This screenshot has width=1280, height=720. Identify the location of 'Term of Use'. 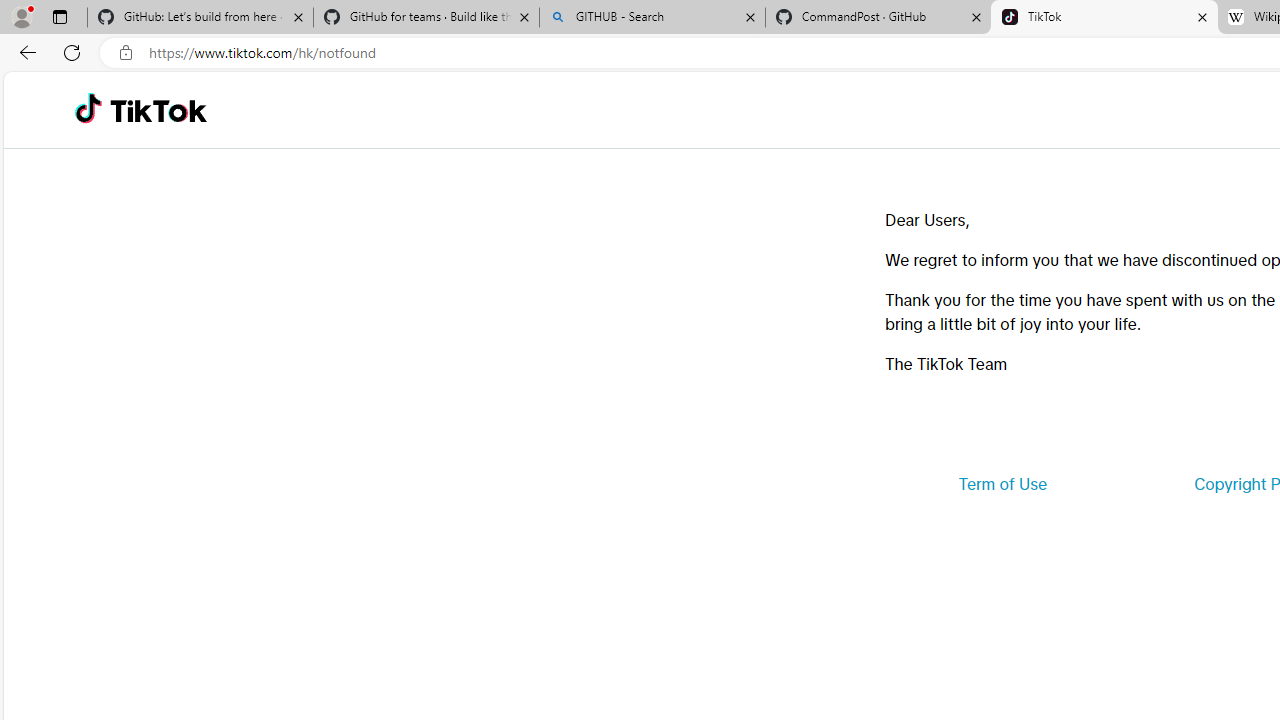
(1002, 484).